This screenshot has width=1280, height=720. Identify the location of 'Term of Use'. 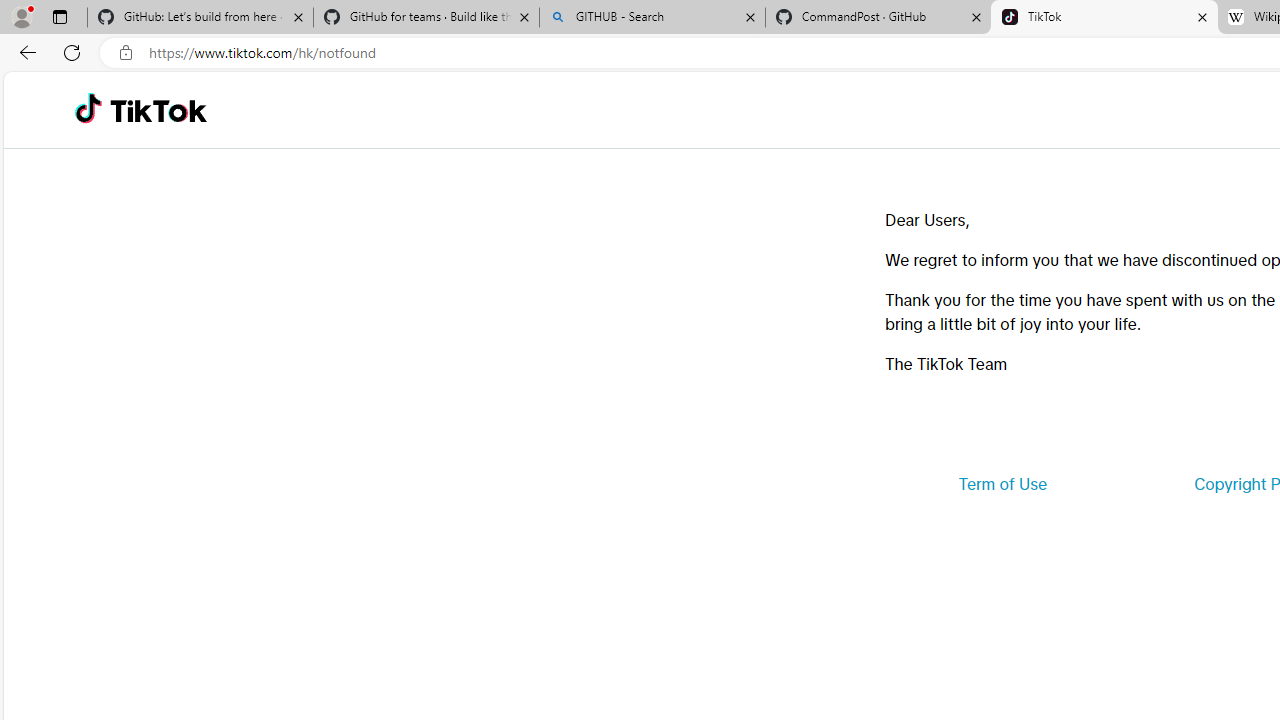
(1002, 484).